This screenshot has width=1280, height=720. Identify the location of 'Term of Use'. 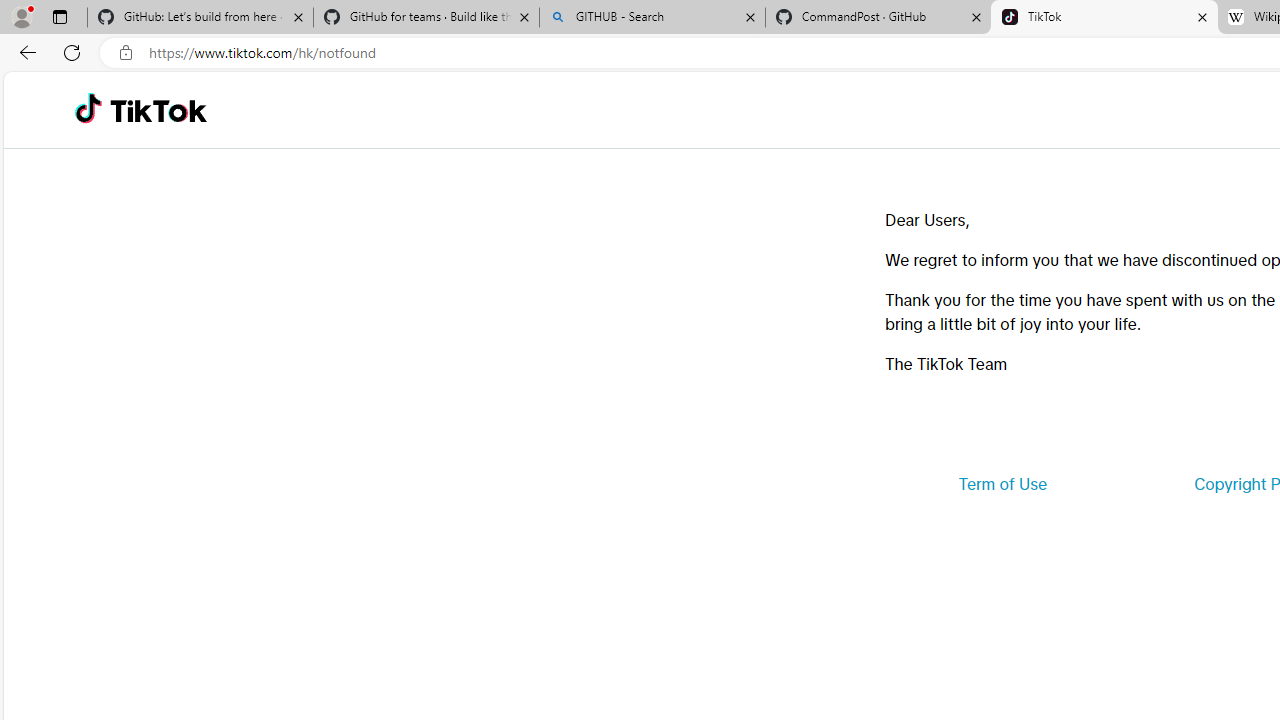
(1002, 484).